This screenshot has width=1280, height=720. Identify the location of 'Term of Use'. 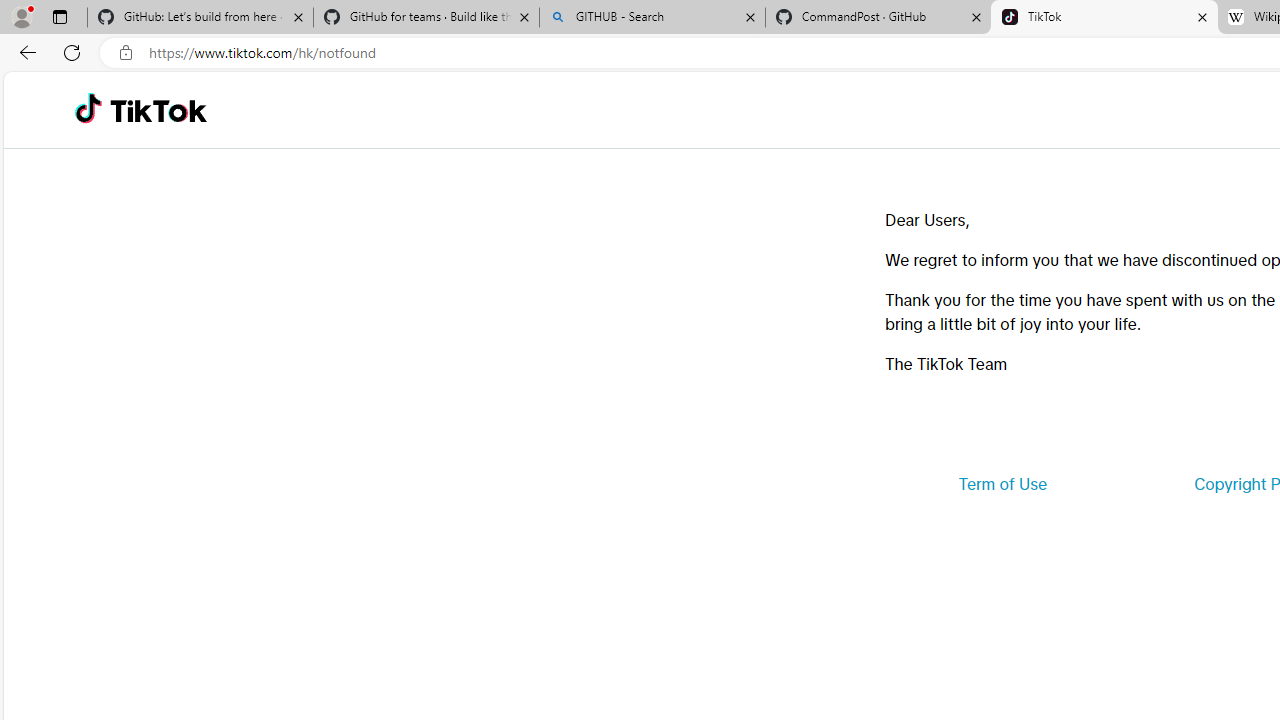
(1002, 484).